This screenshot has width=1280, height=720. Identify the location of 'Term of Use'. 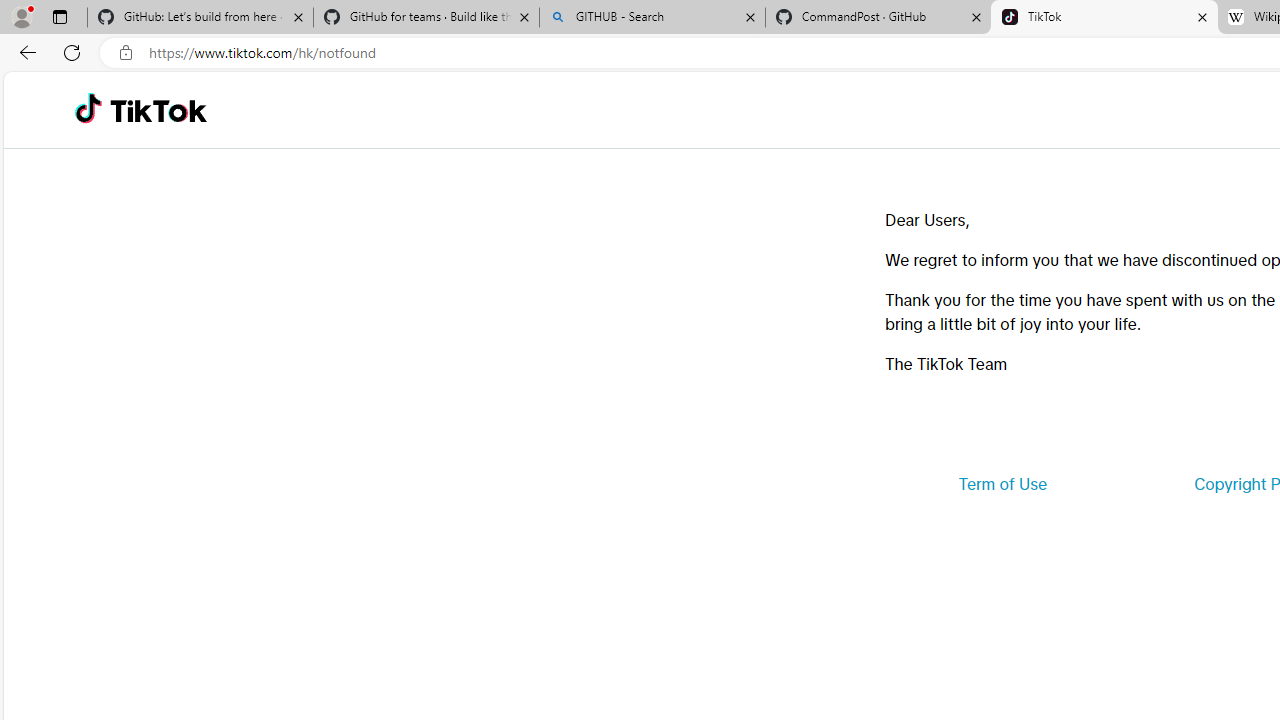
(1002, 484).